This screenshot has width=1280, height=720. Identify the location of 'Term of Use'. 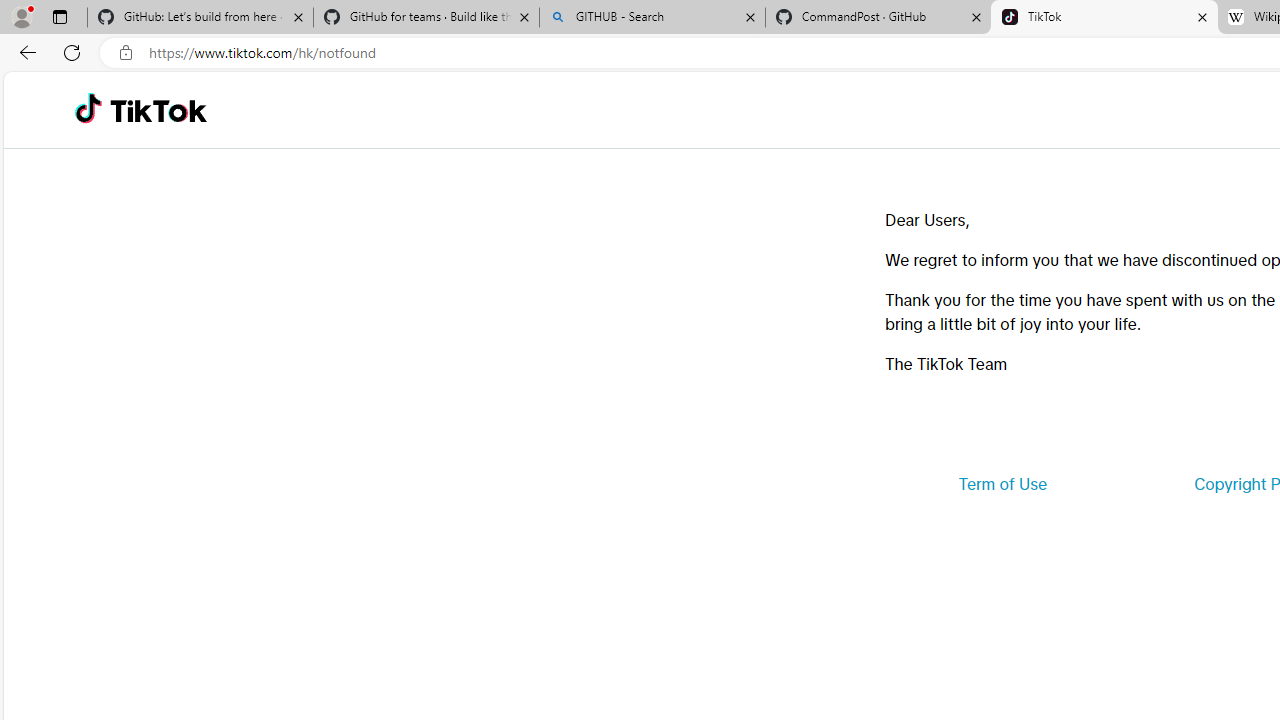
(1002, 484).